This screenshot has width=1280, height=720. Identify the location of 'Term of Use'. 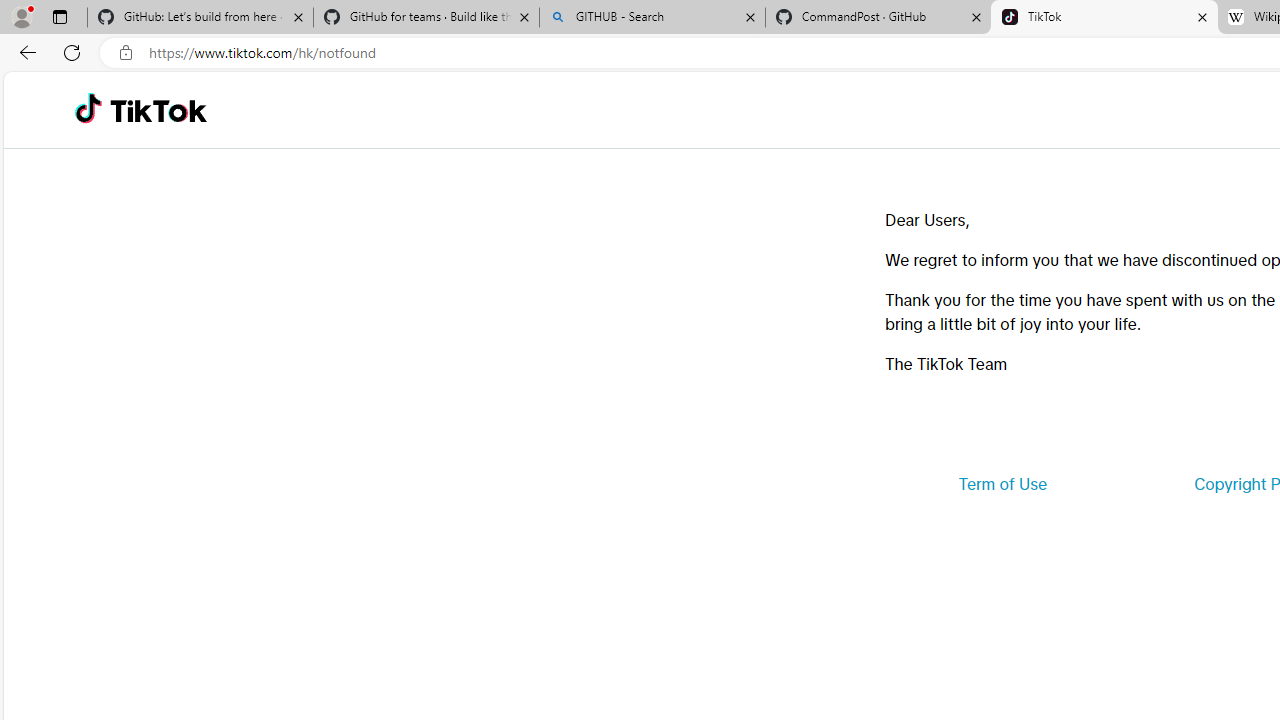
(1002, 484).